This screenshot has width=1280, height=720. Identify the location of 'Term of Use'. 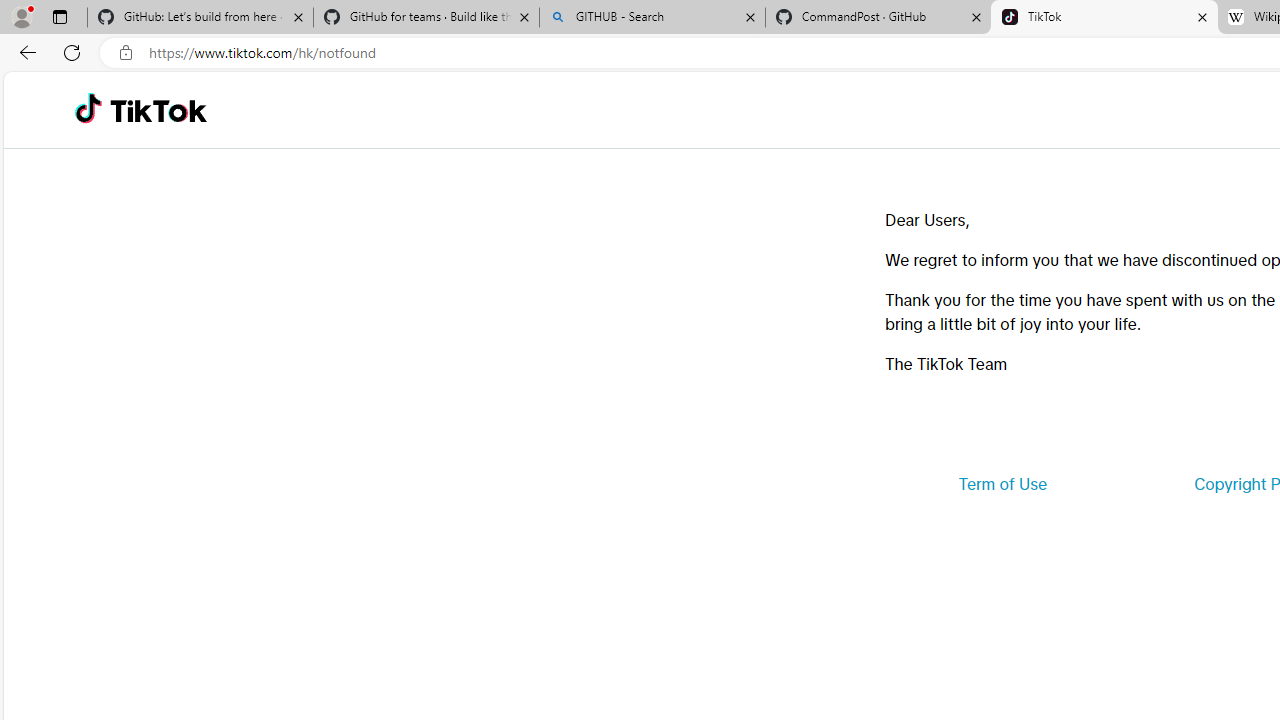
(1002, 484).